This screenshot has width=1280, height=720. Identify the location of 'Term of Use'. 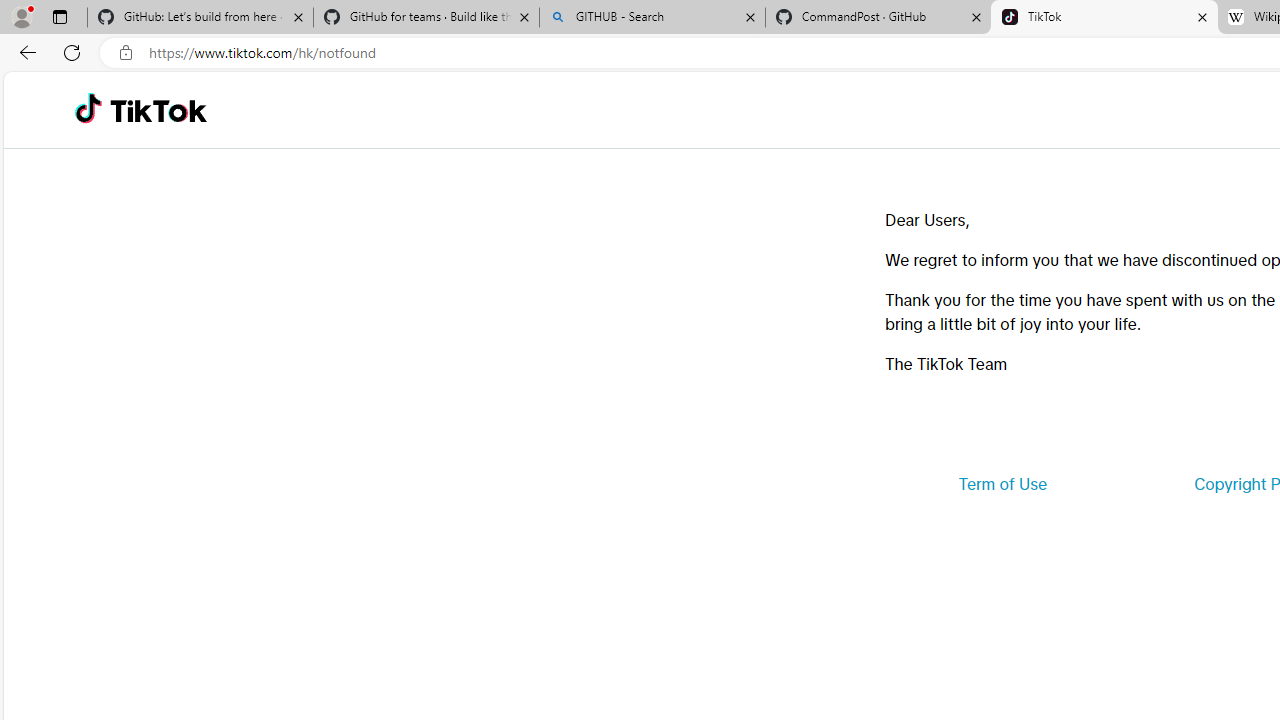
(1002, 484).